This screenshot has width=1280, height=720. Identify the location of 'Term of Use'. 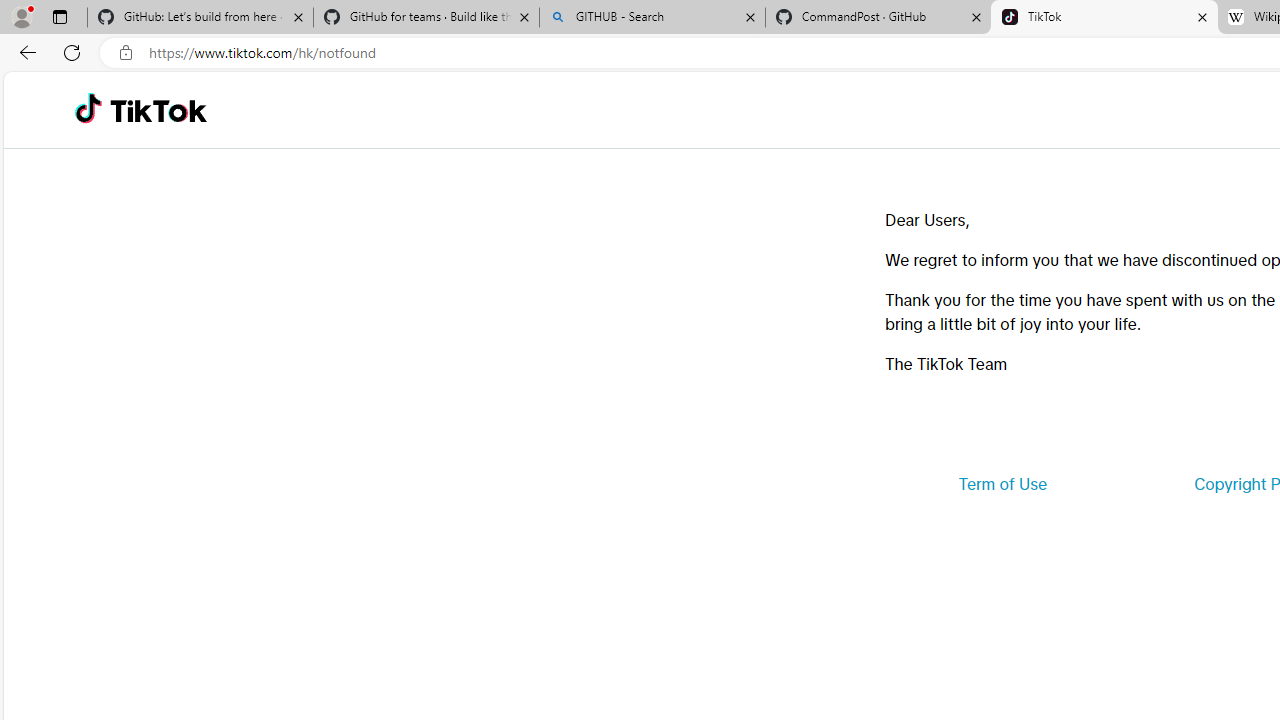
(1002, 484).